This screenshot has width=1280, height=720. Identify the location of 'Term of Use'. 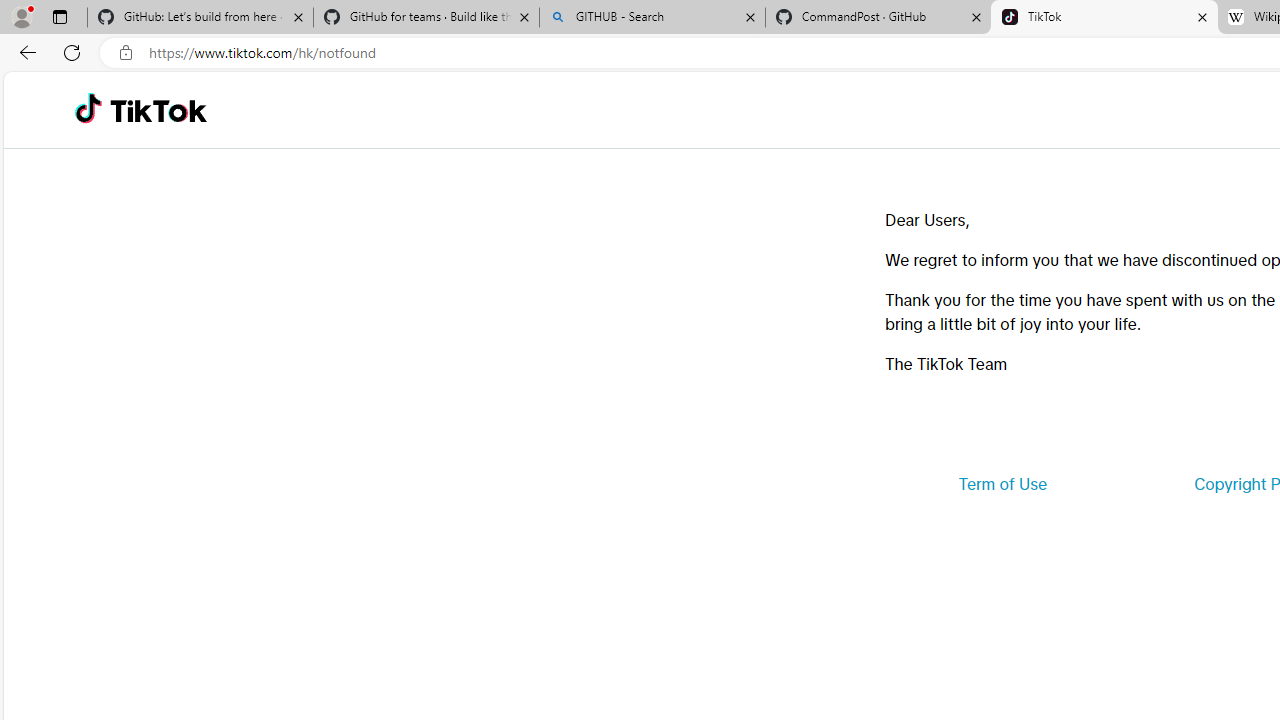
(1002, 484).